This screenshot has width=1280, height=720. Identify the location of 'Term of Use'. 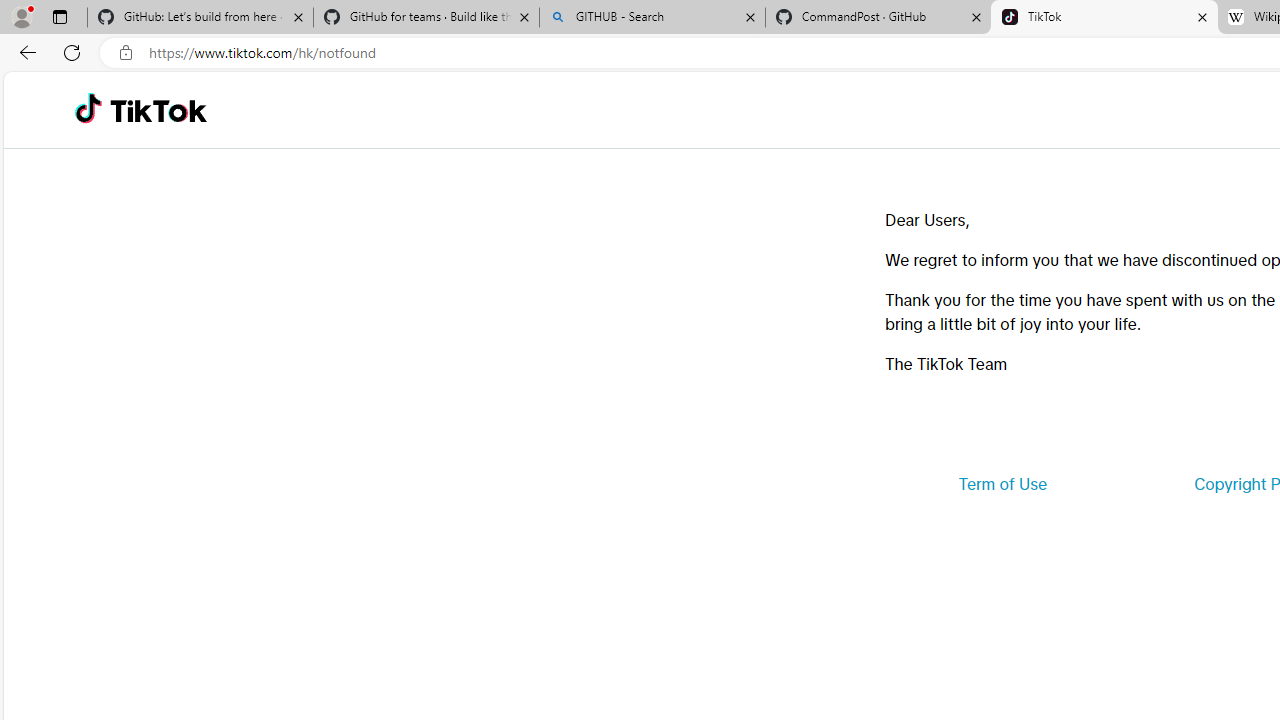
(1002, 484).